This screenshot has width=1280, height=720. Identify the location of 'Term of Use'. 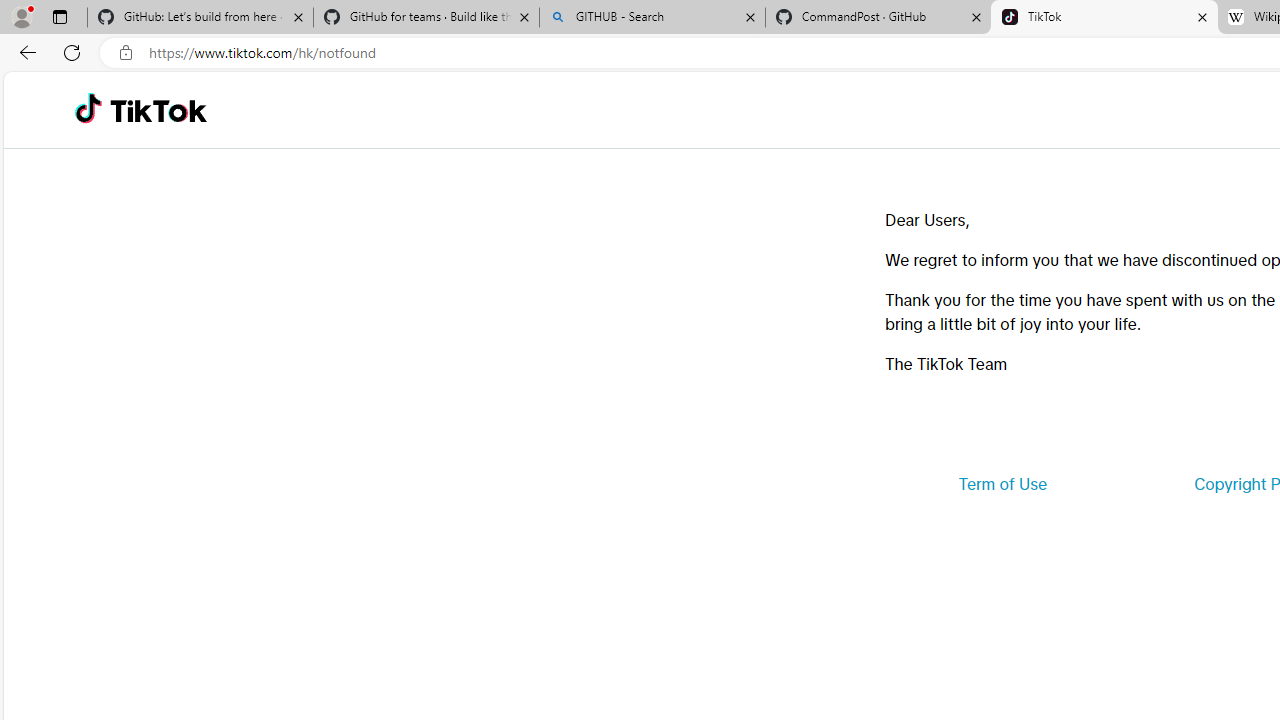
(1002, 484).